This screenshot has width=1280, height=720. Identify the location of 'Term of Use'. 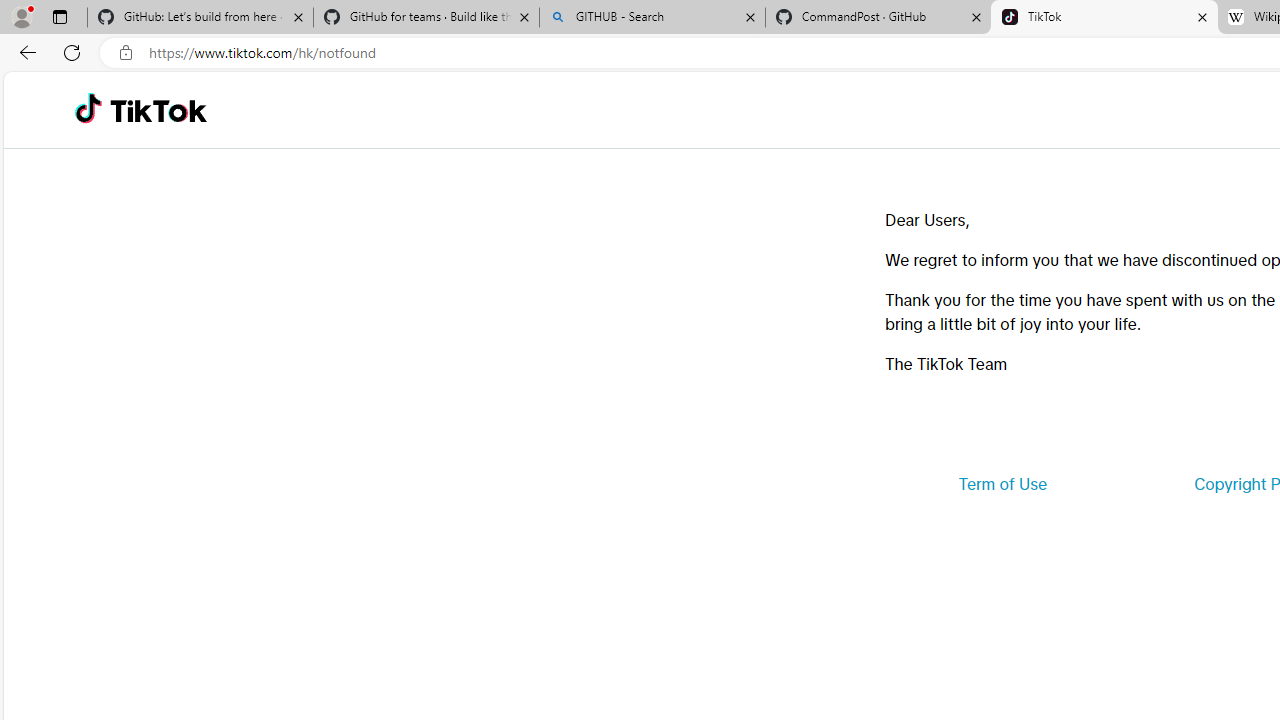
(1002, 484).